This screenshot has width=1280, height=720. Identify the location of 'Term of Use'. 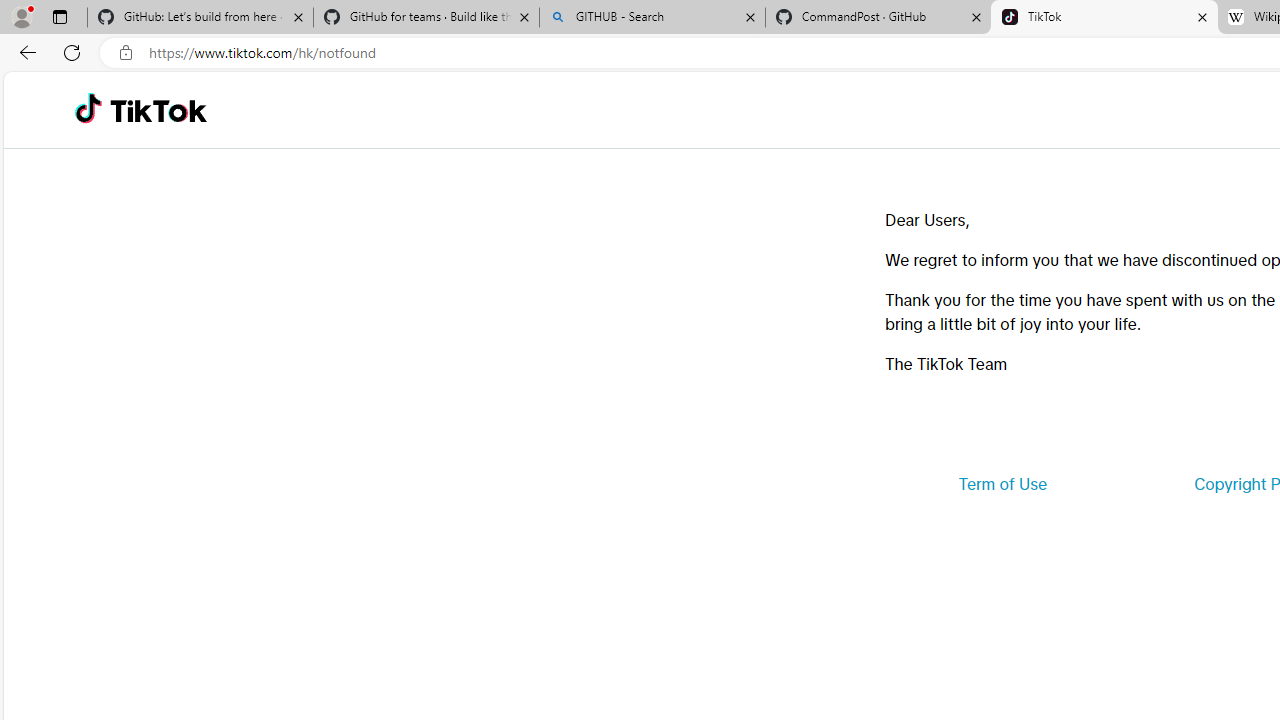
(1002, 484).